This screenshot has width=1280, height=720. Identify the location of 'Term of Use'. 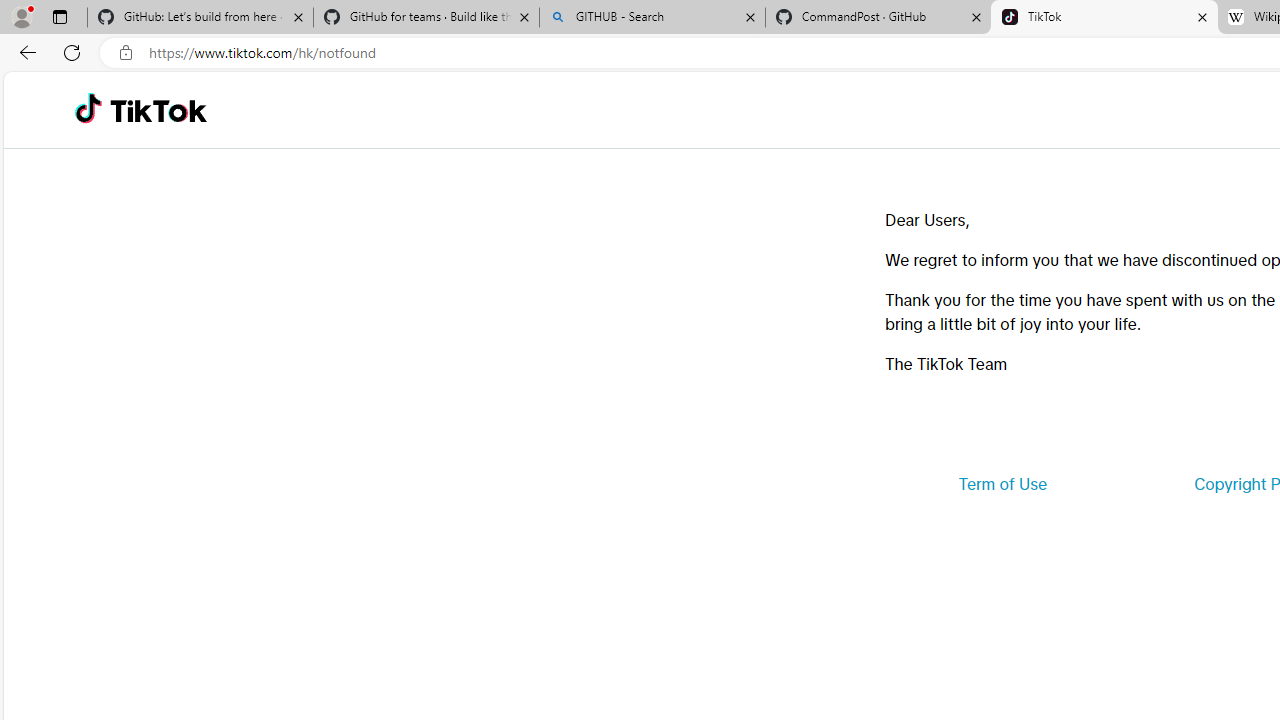
(1002, 484).